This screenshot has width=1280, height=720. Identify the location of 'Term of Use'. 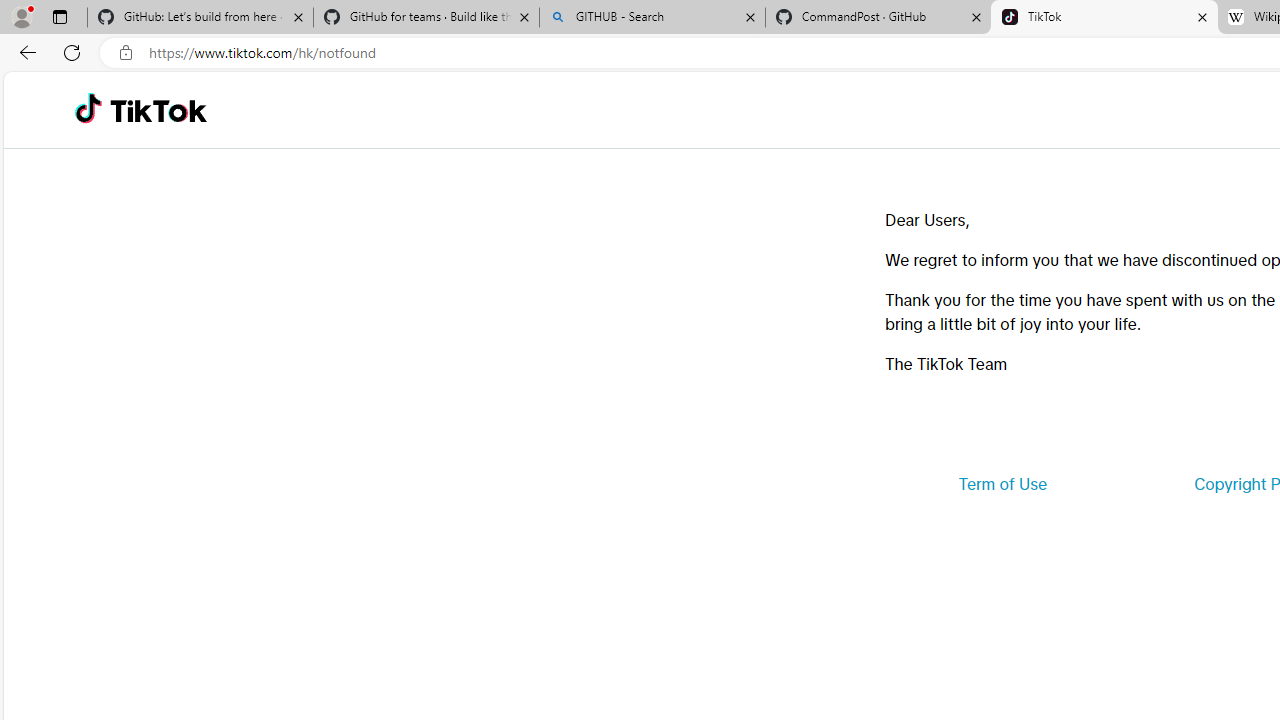
(1002, 484).